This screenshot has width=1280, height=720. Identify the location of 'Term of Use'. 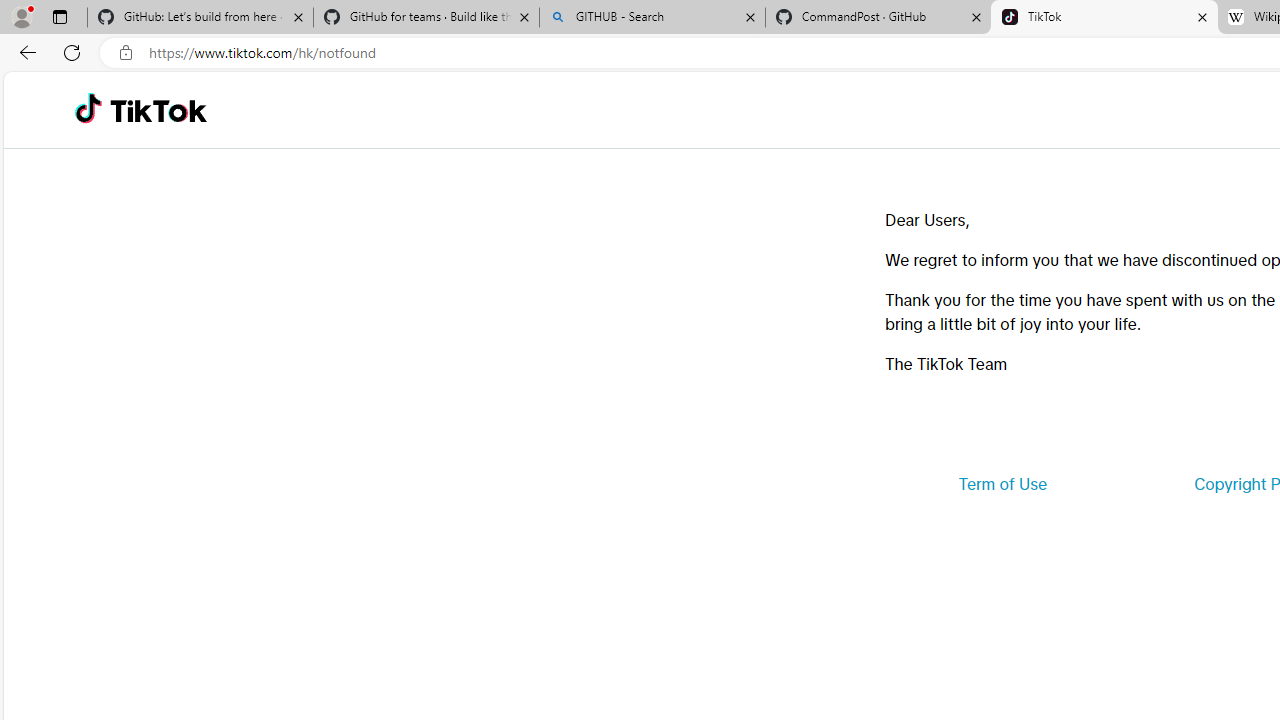
(1002, 484).